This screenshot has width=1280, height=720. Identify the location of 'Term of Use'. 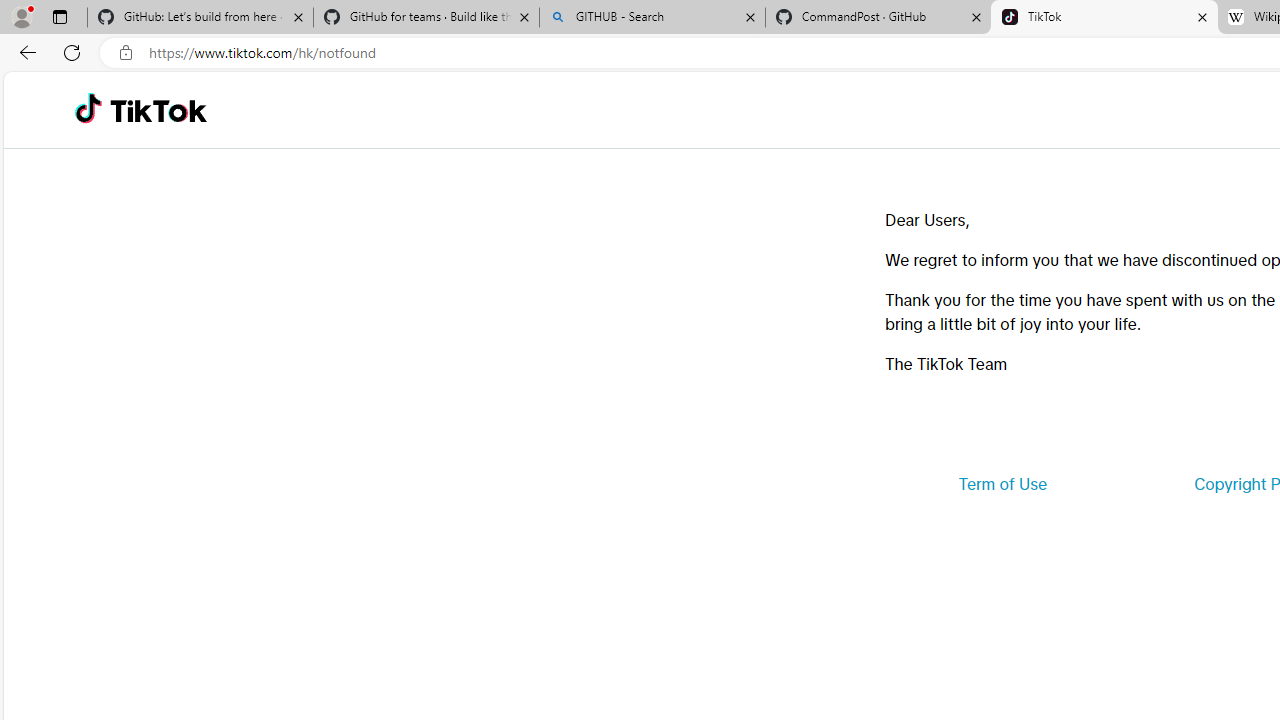
(1002, 484).